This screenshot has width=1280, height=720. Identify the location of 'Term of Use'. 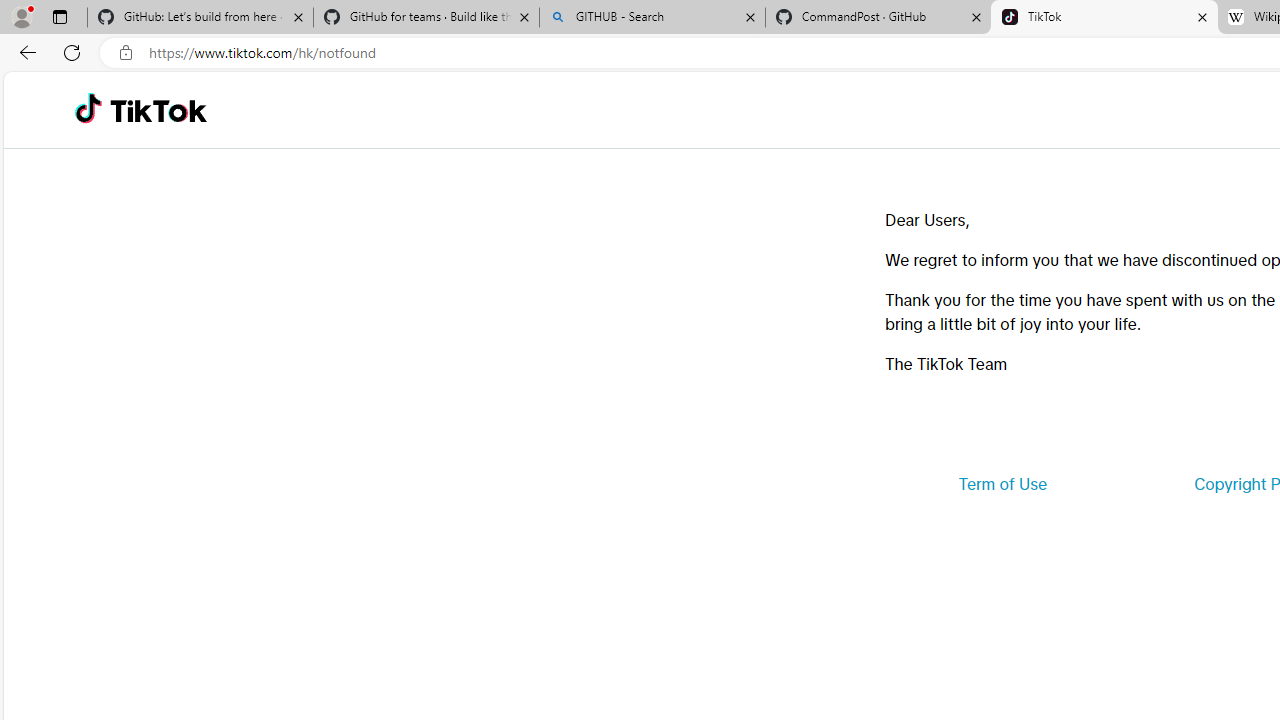
(1002, 484).